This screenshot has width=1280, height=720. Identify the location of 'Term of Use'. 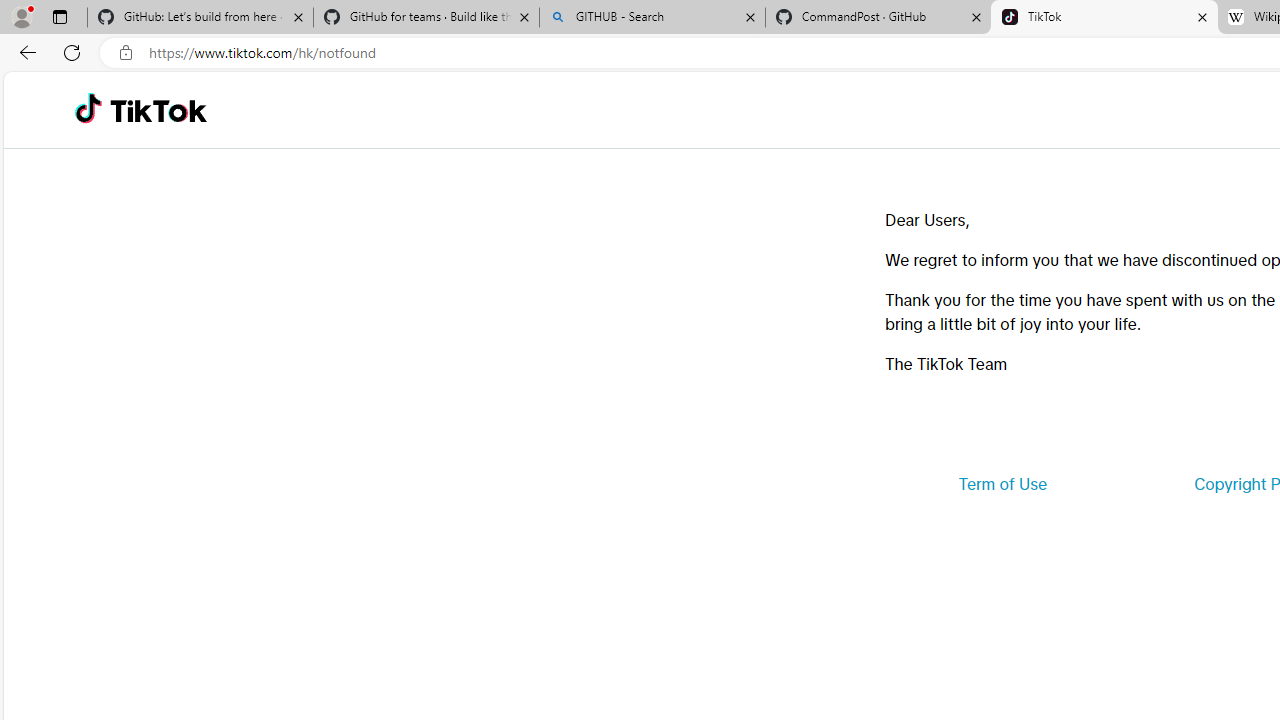
(1002, 484).